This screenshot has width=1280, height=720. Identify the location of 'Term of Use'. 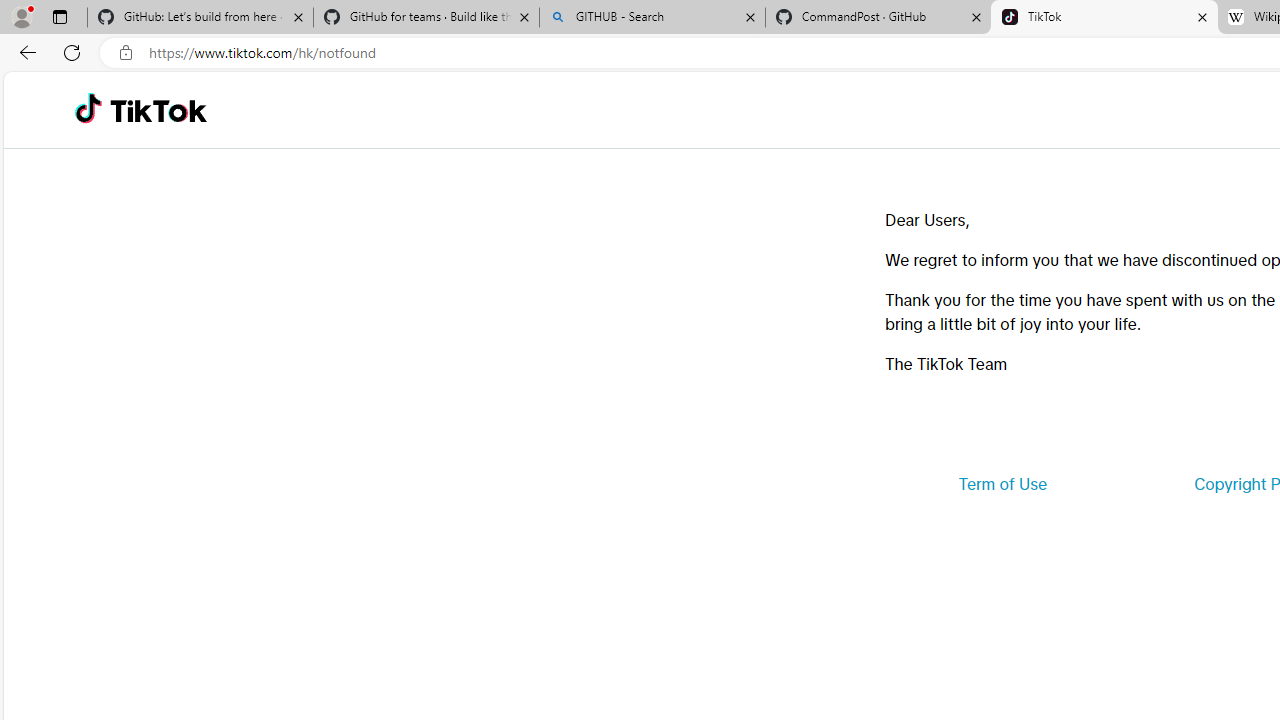
(1002, 484).